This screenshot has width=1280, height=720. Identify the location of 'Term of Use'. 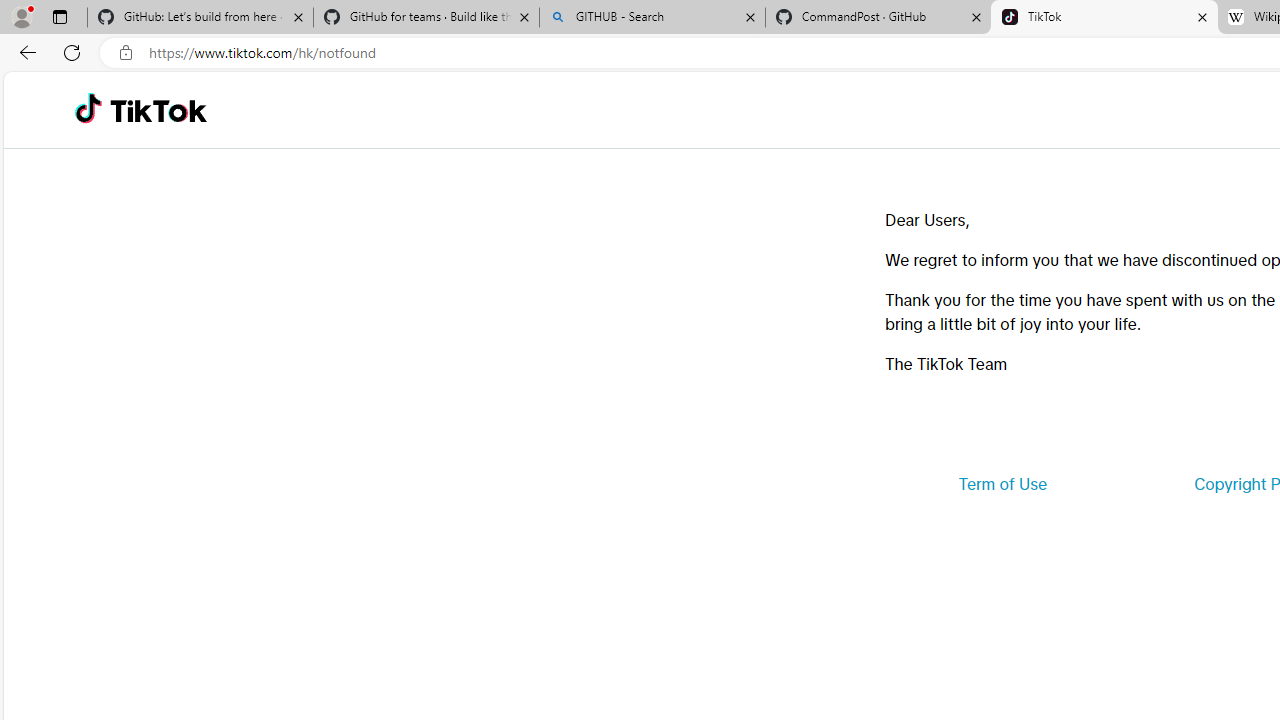
(1002, 484).